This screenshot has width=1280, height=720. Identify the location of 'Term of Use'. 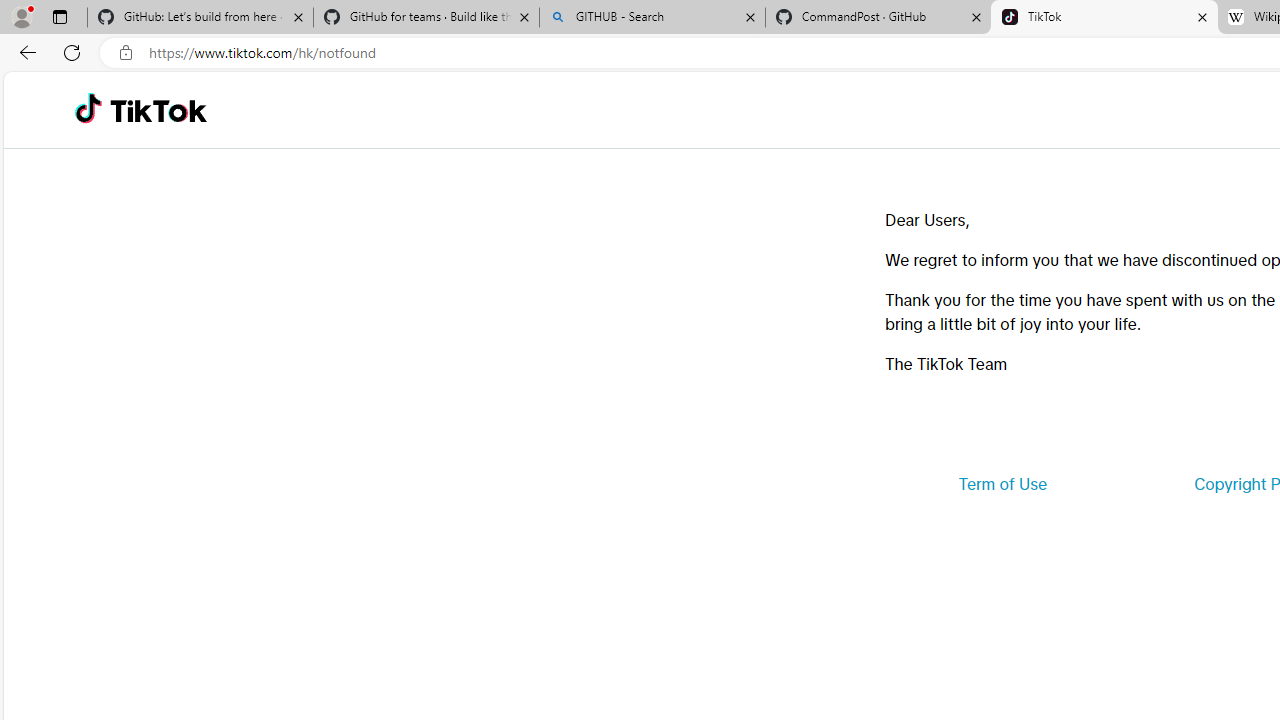
(1002, 484).